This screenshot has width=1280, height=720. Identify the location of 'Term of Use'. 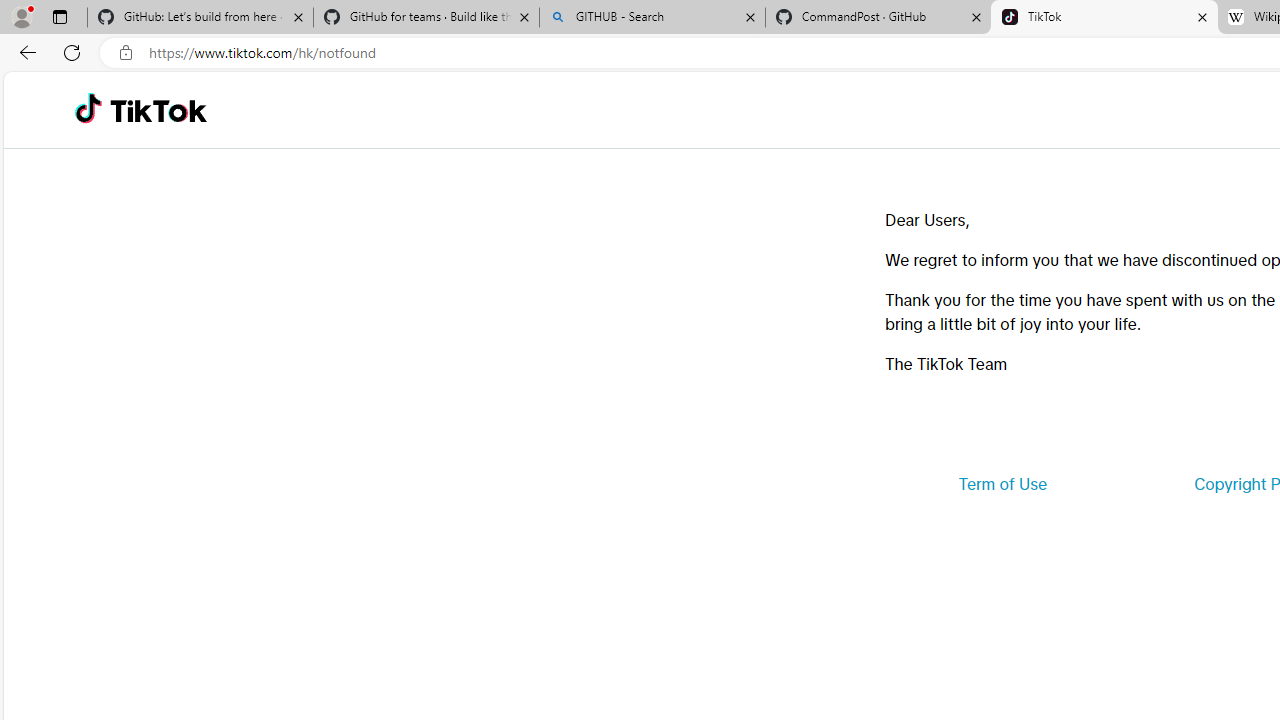
(1002, 484).